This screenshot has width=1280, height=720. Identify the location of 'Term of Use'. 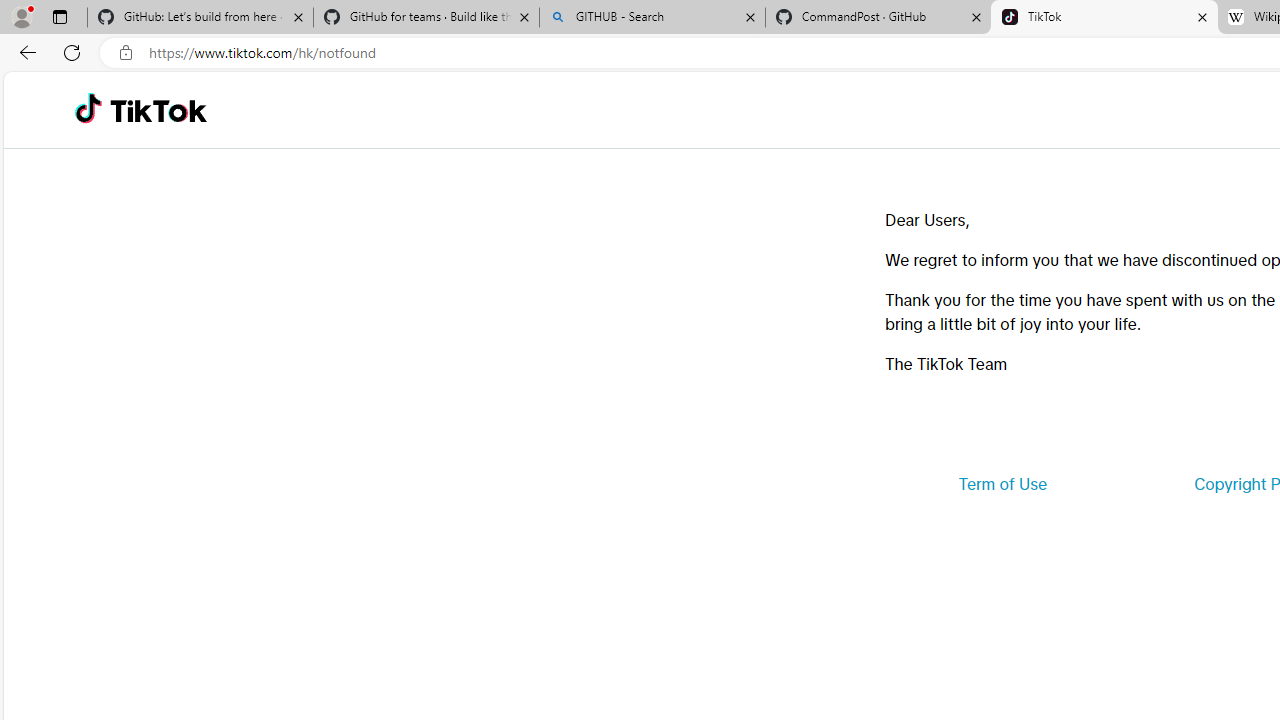
(1002, 484).